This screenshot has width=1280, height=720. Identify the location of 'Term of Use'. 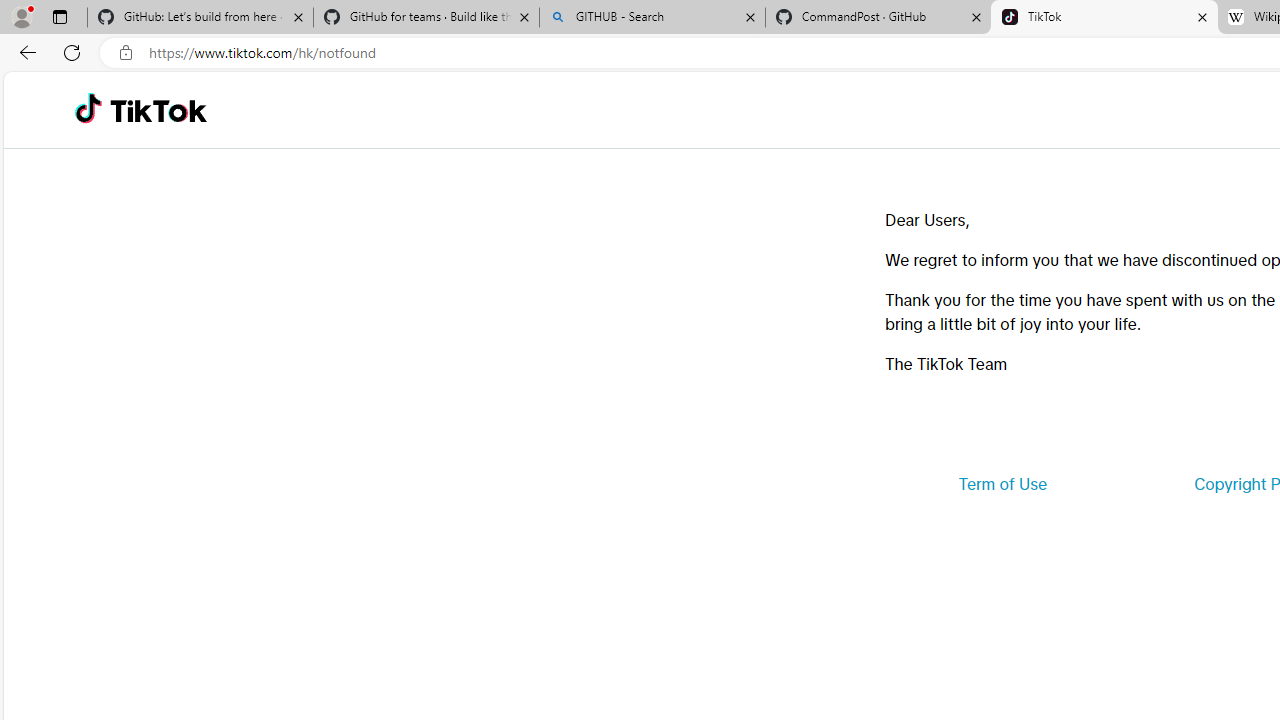
(1002, 484).